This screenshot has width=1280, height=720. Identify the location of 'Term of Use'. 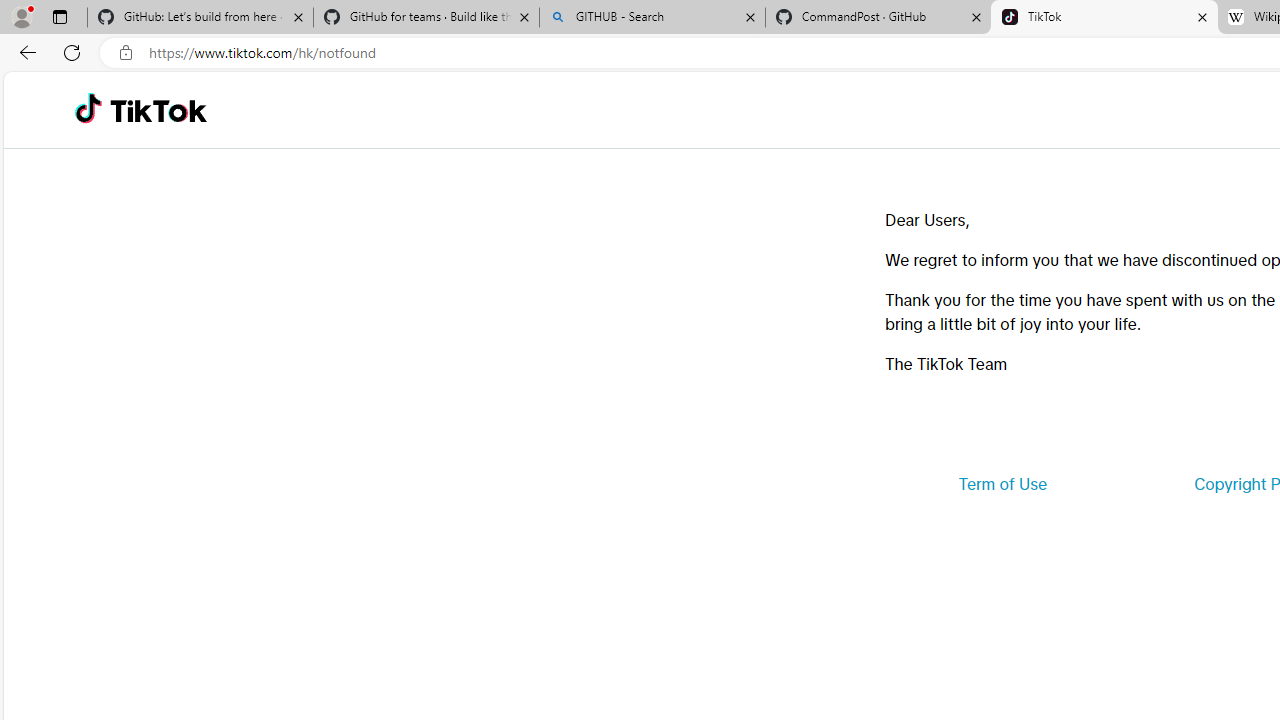
(1002, 484).